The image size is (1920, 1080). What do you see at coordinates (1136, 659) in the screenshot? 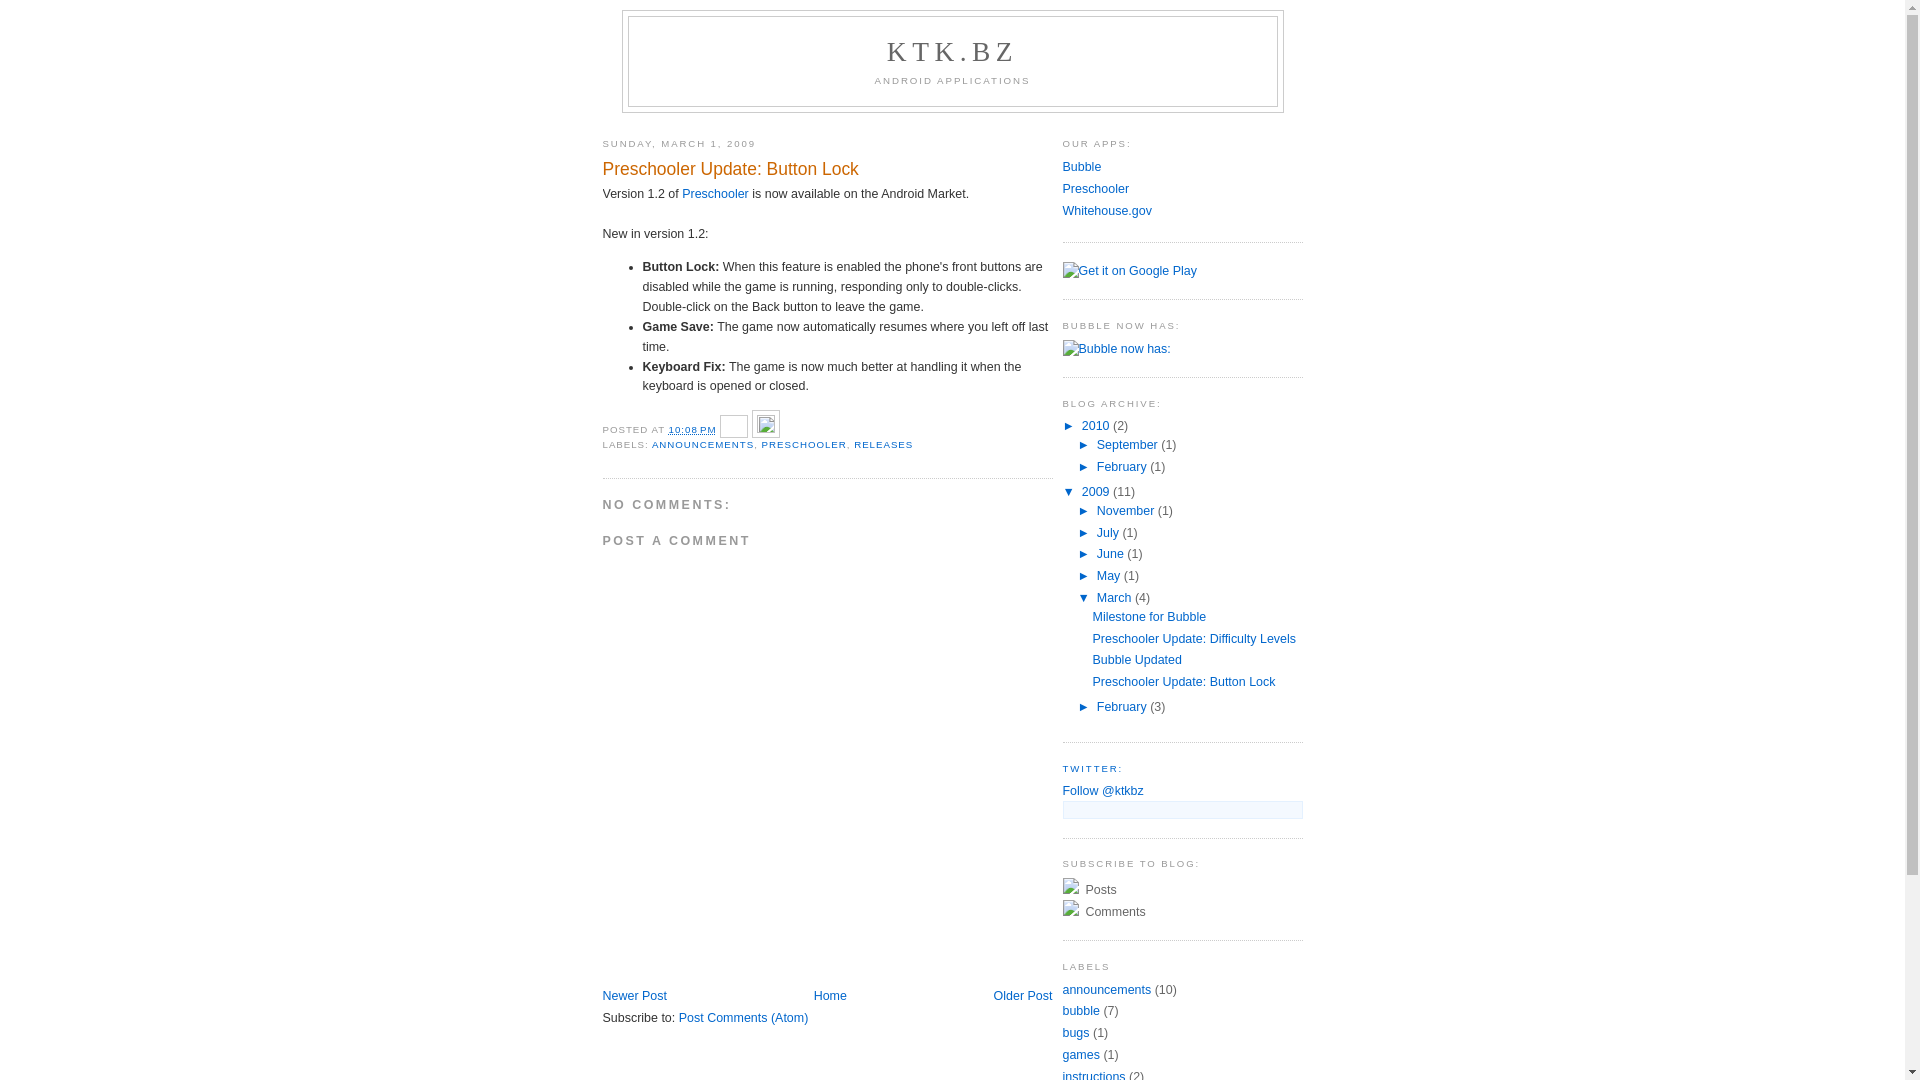
I see `'Bubble Updated'` at bounding box center [1136, 659].